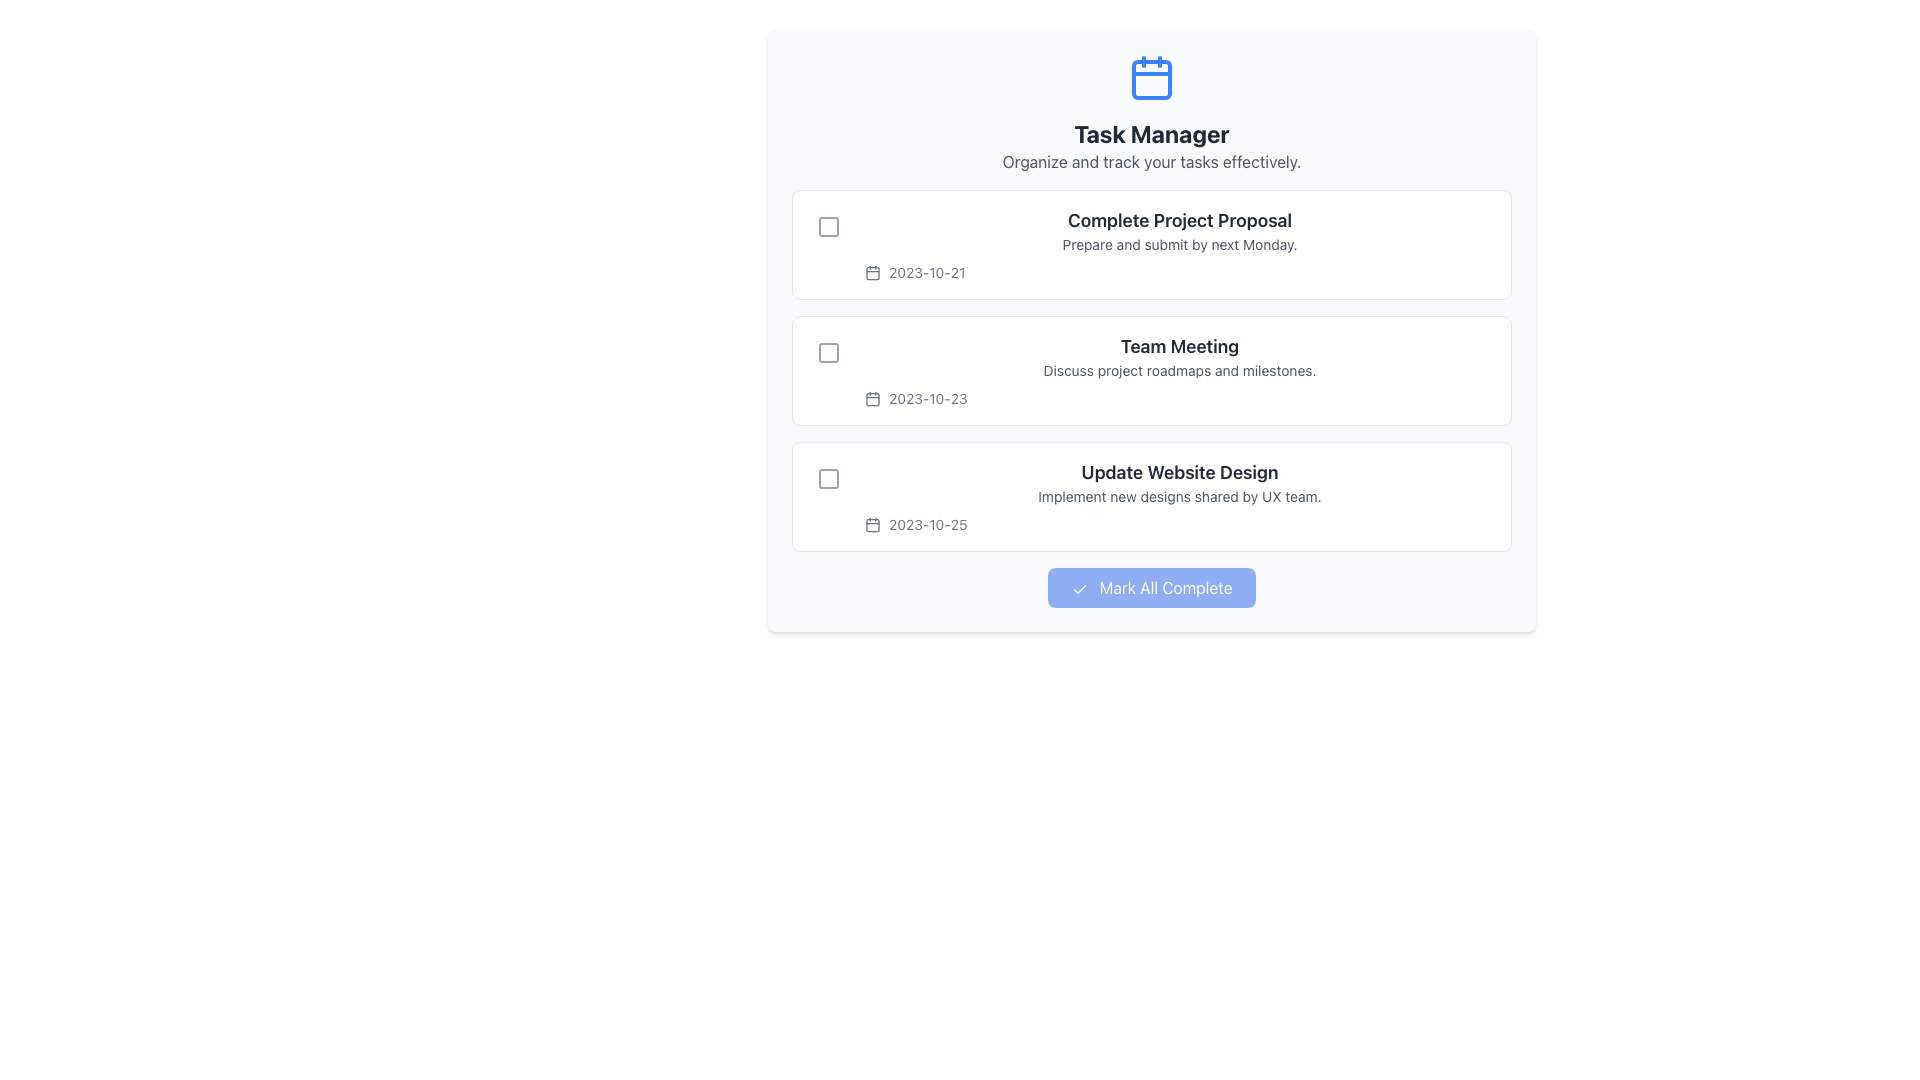 The image size is (1920, 1080). I want to click on the button that marks all tasks as complete, so click(1152, 586).